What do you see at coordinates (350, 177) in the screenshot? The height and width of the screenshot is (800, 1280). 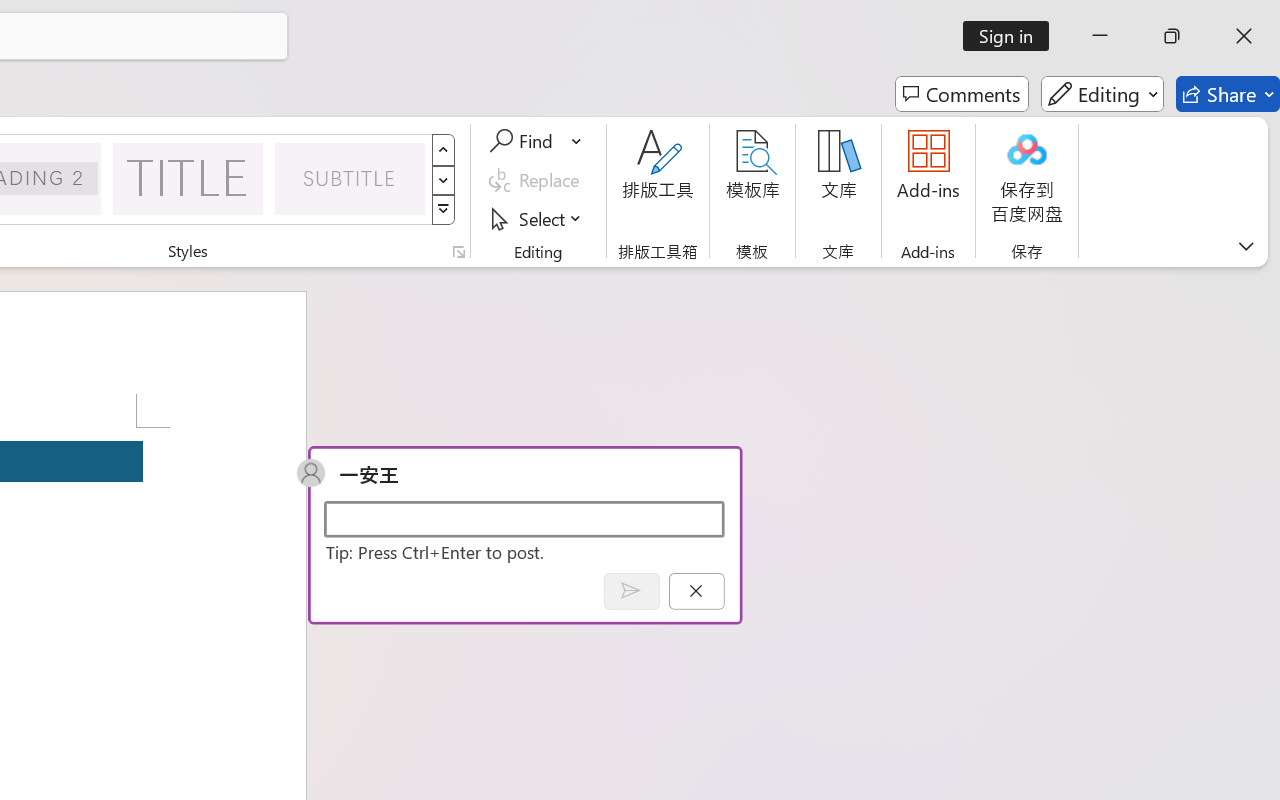 I see `'Subtitle'` at bounding box center [350, 177].